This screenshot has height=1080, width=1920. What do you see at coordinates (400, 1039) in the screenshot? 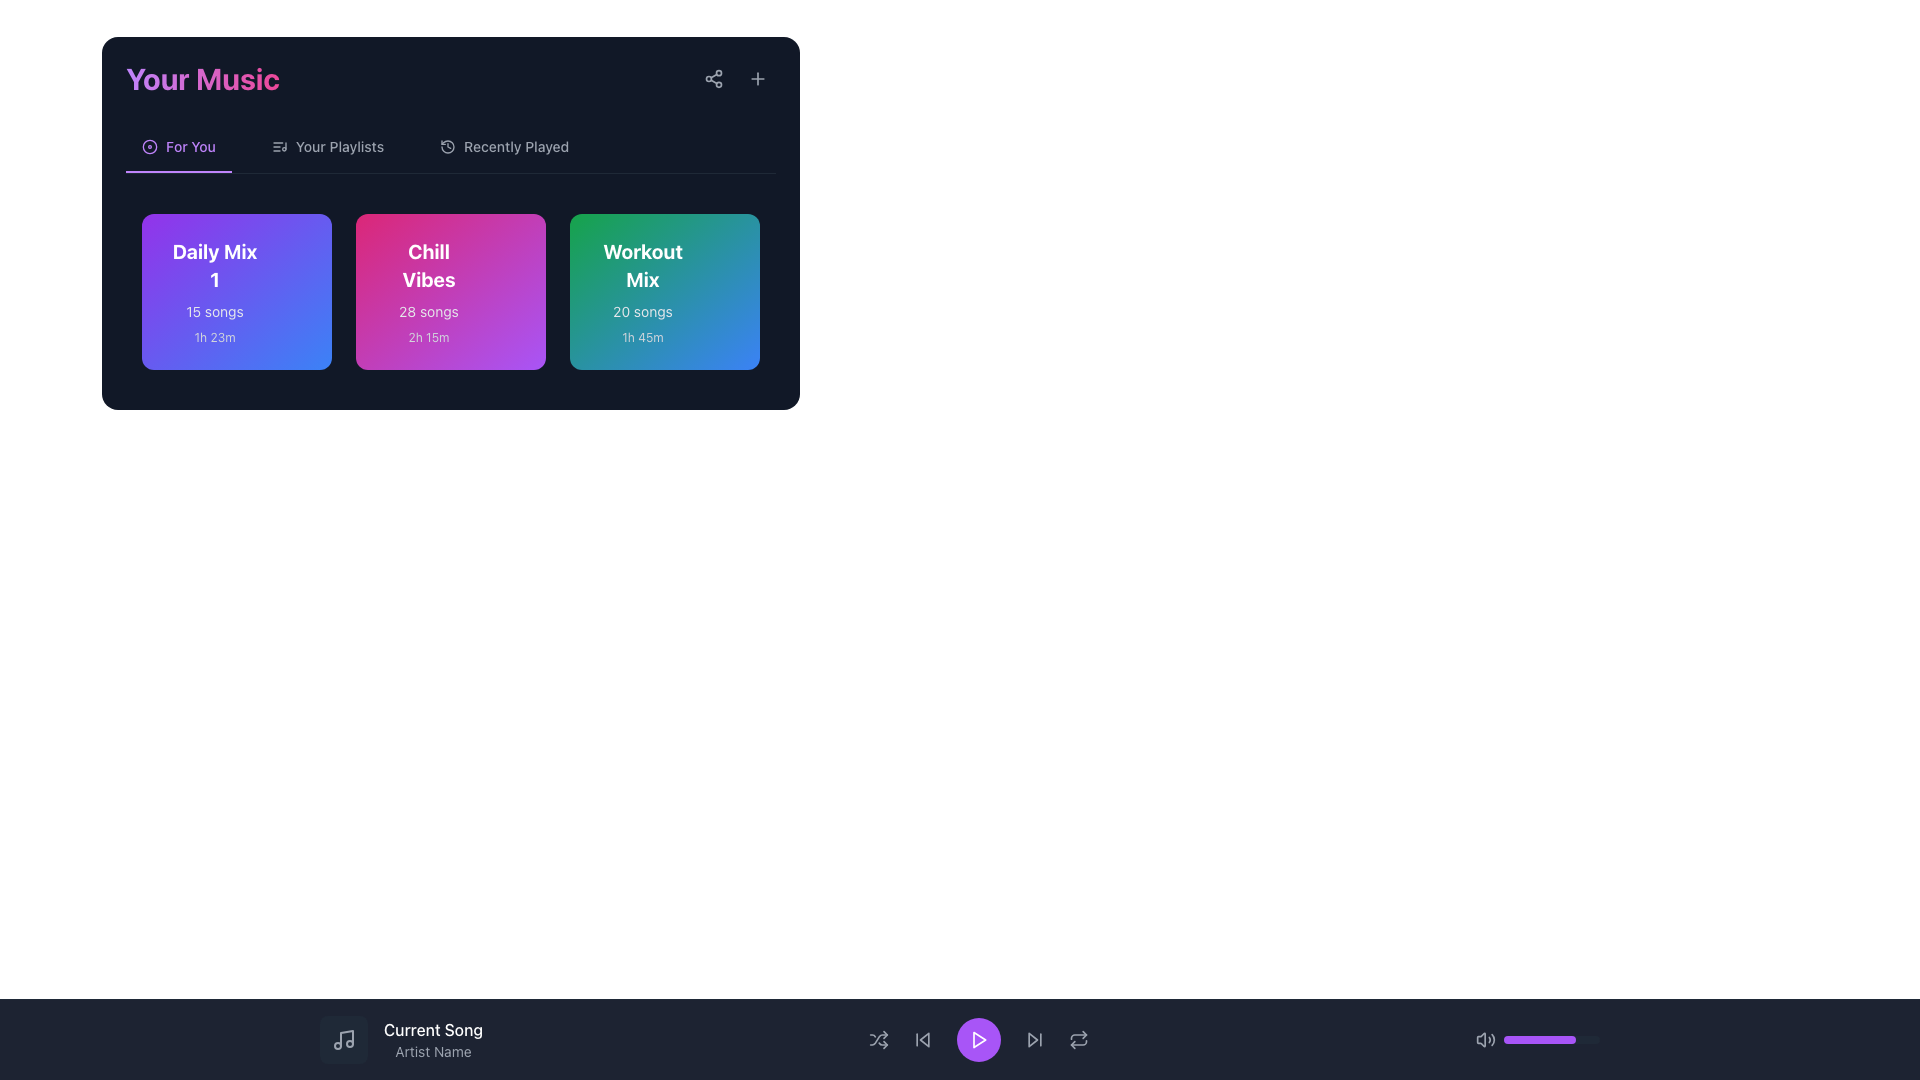
I see `the 'Current Song' informational label, which includes the artist's name and a musical note icon` at bounding box center [400, 1039].